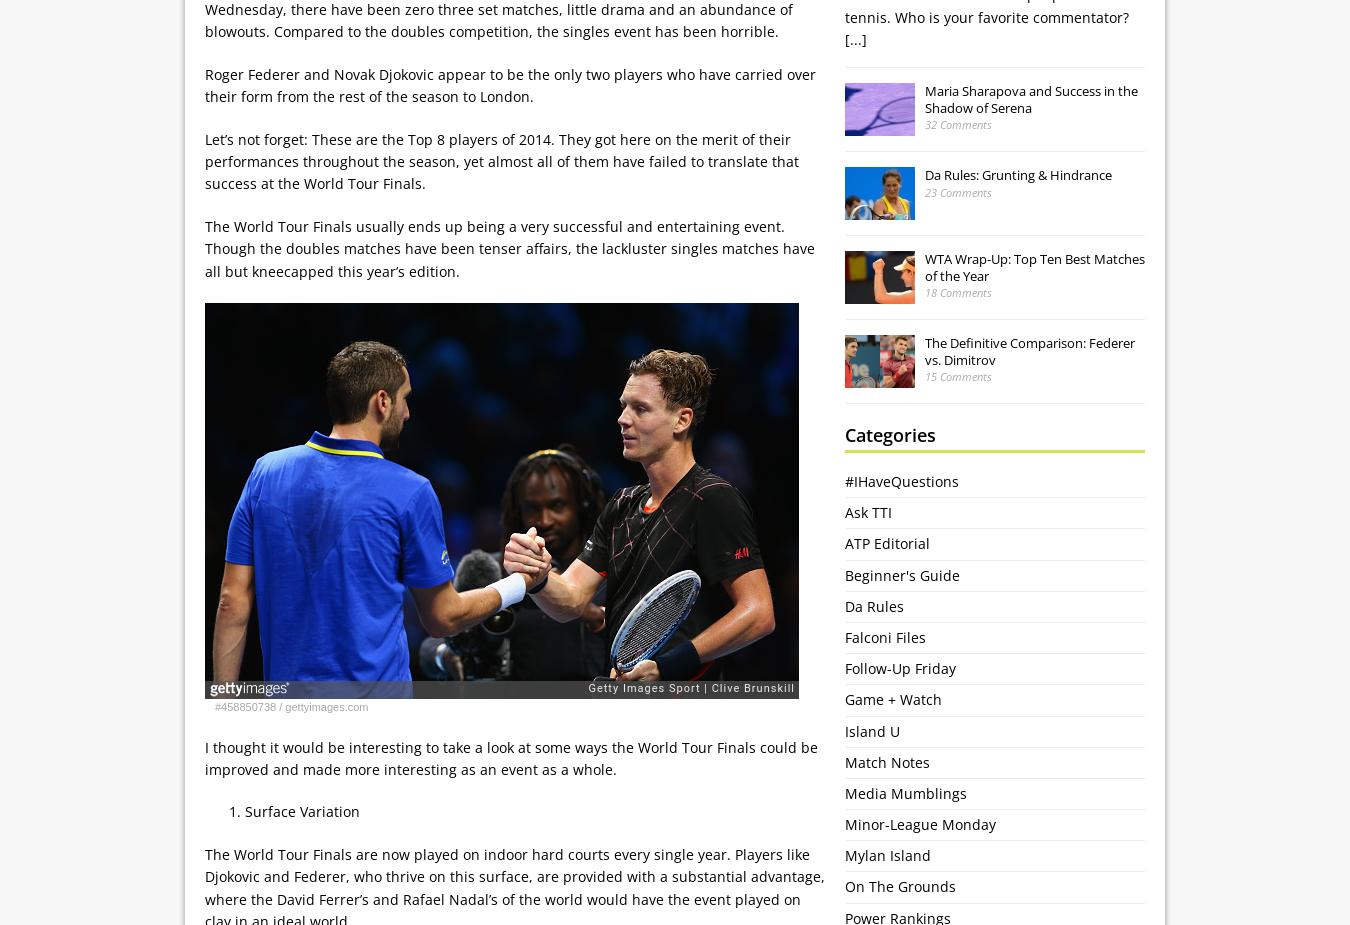  What do you see at coordinates (509, 84) in the screenshot?
I see `'Roger Federer and Novak Djokovic appear to be the only two players who have carried over their form from the rest of the season to London.'` at bounding box center [509, 84].